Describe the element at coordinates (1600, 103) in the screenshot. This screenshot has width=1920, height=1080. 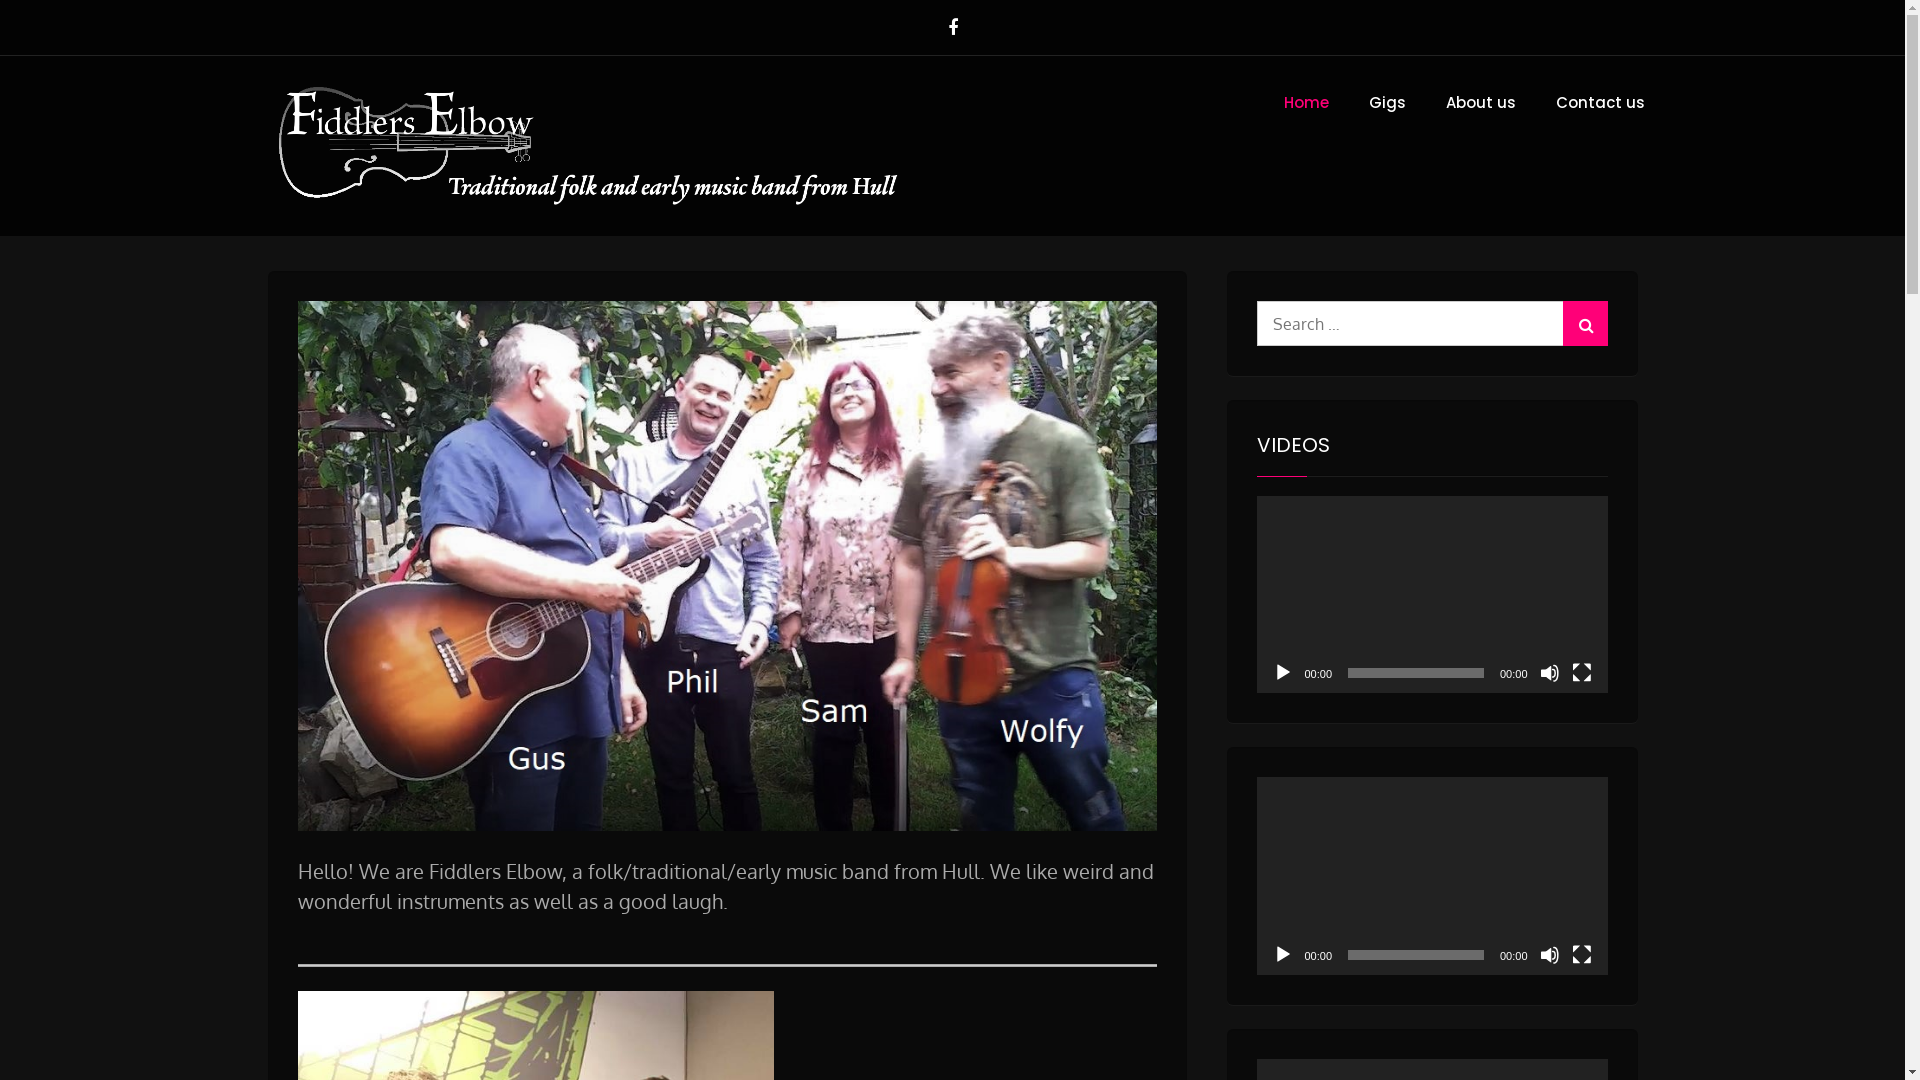
I see `'Contact us'` at that location.